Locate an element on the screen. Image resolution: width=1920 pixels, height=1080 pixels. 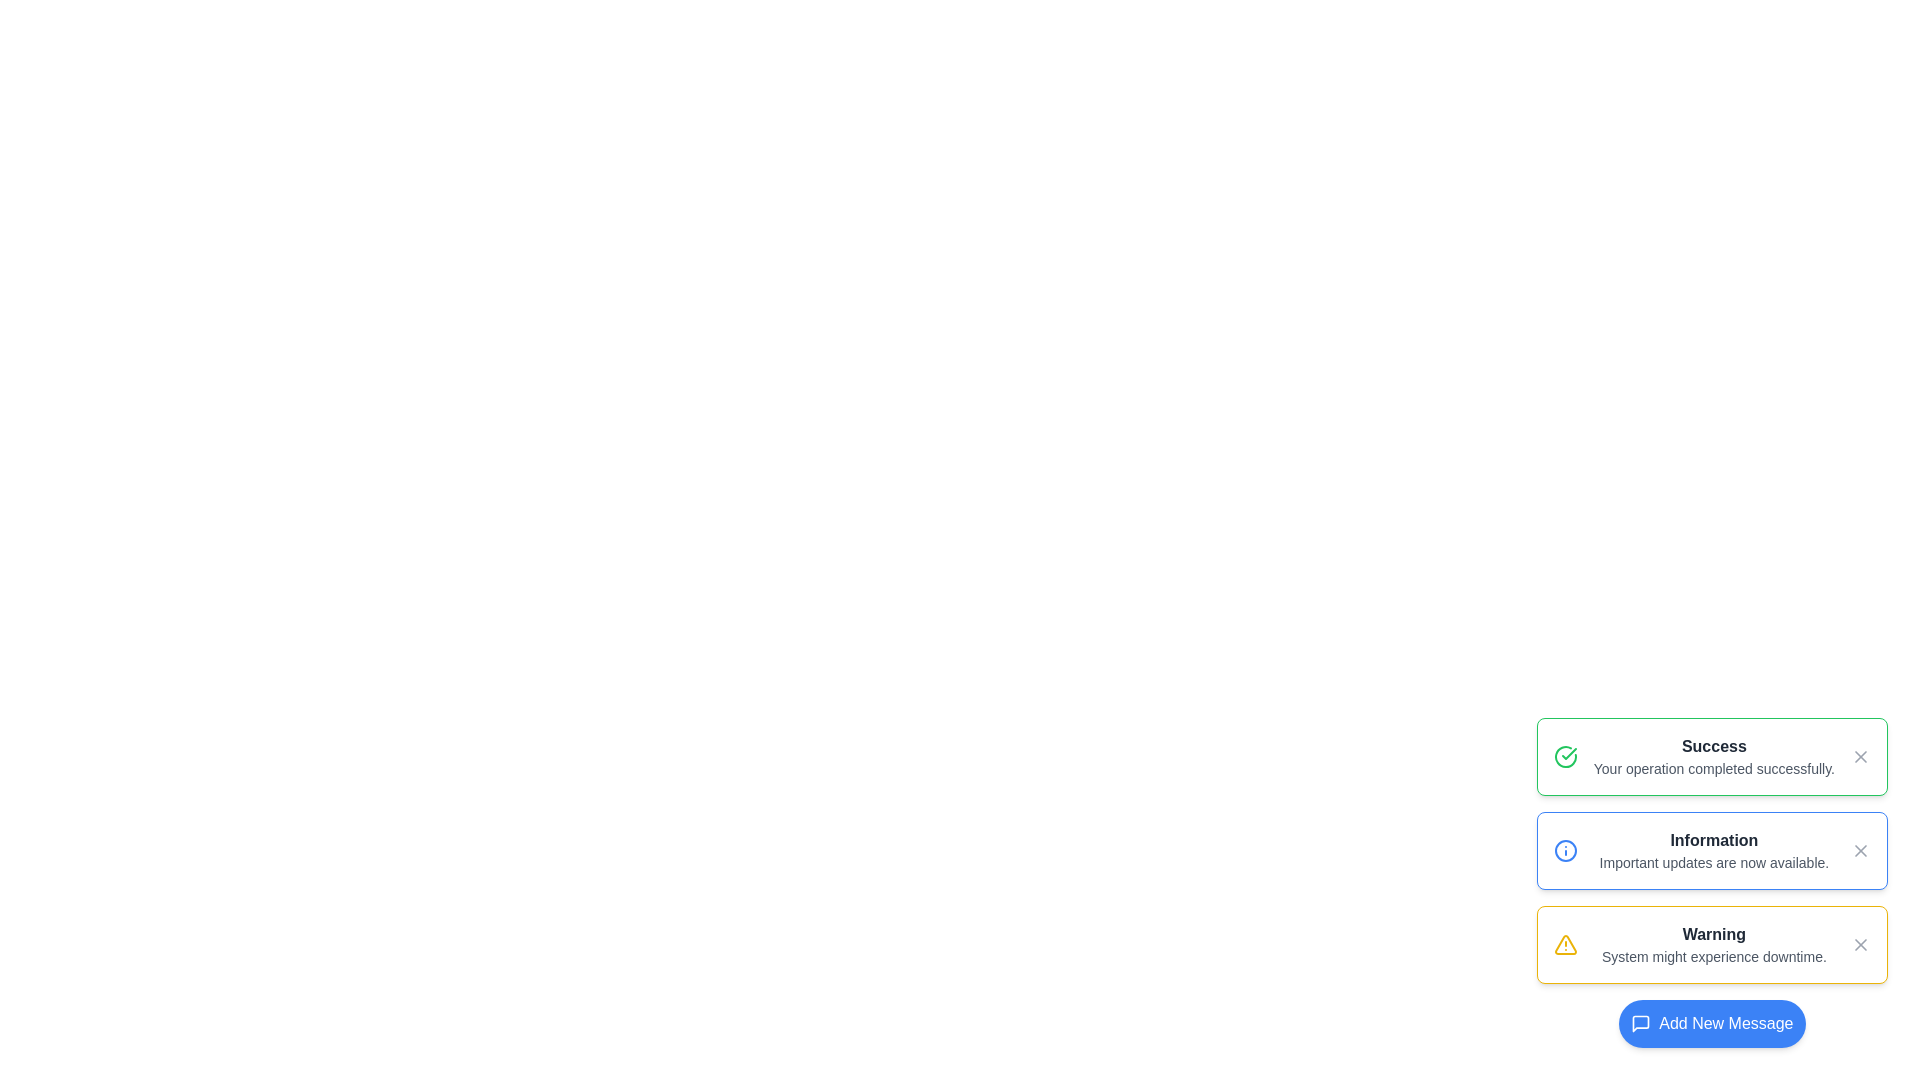
the interactive close button (an 'X' icon) located in the top-right corner of the notification box indicating success is located at coordinates (1860, 756).